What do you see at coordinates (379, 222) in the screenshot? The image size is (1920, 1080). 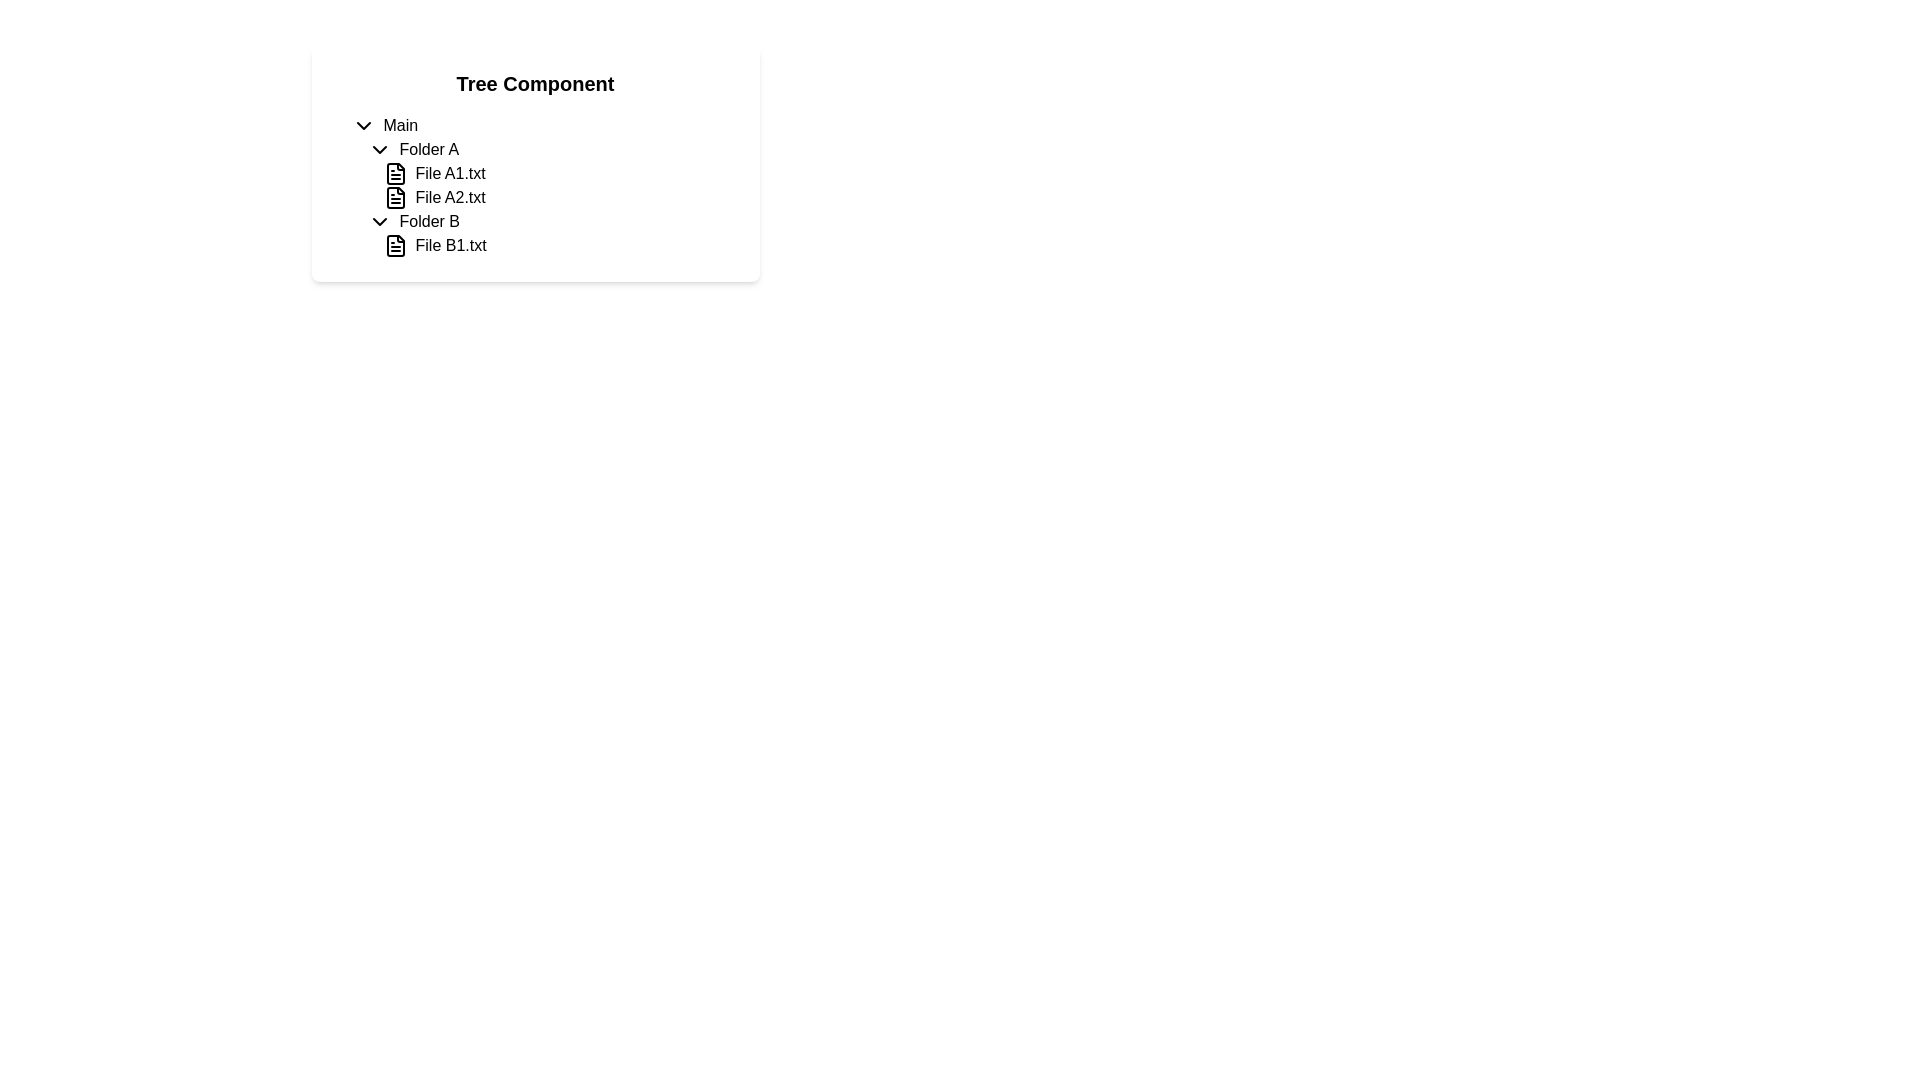 I see `the Chevron icon that toggles the expansion state of 'Folder B' in the tree structure display` at bounding box center [379, 222].